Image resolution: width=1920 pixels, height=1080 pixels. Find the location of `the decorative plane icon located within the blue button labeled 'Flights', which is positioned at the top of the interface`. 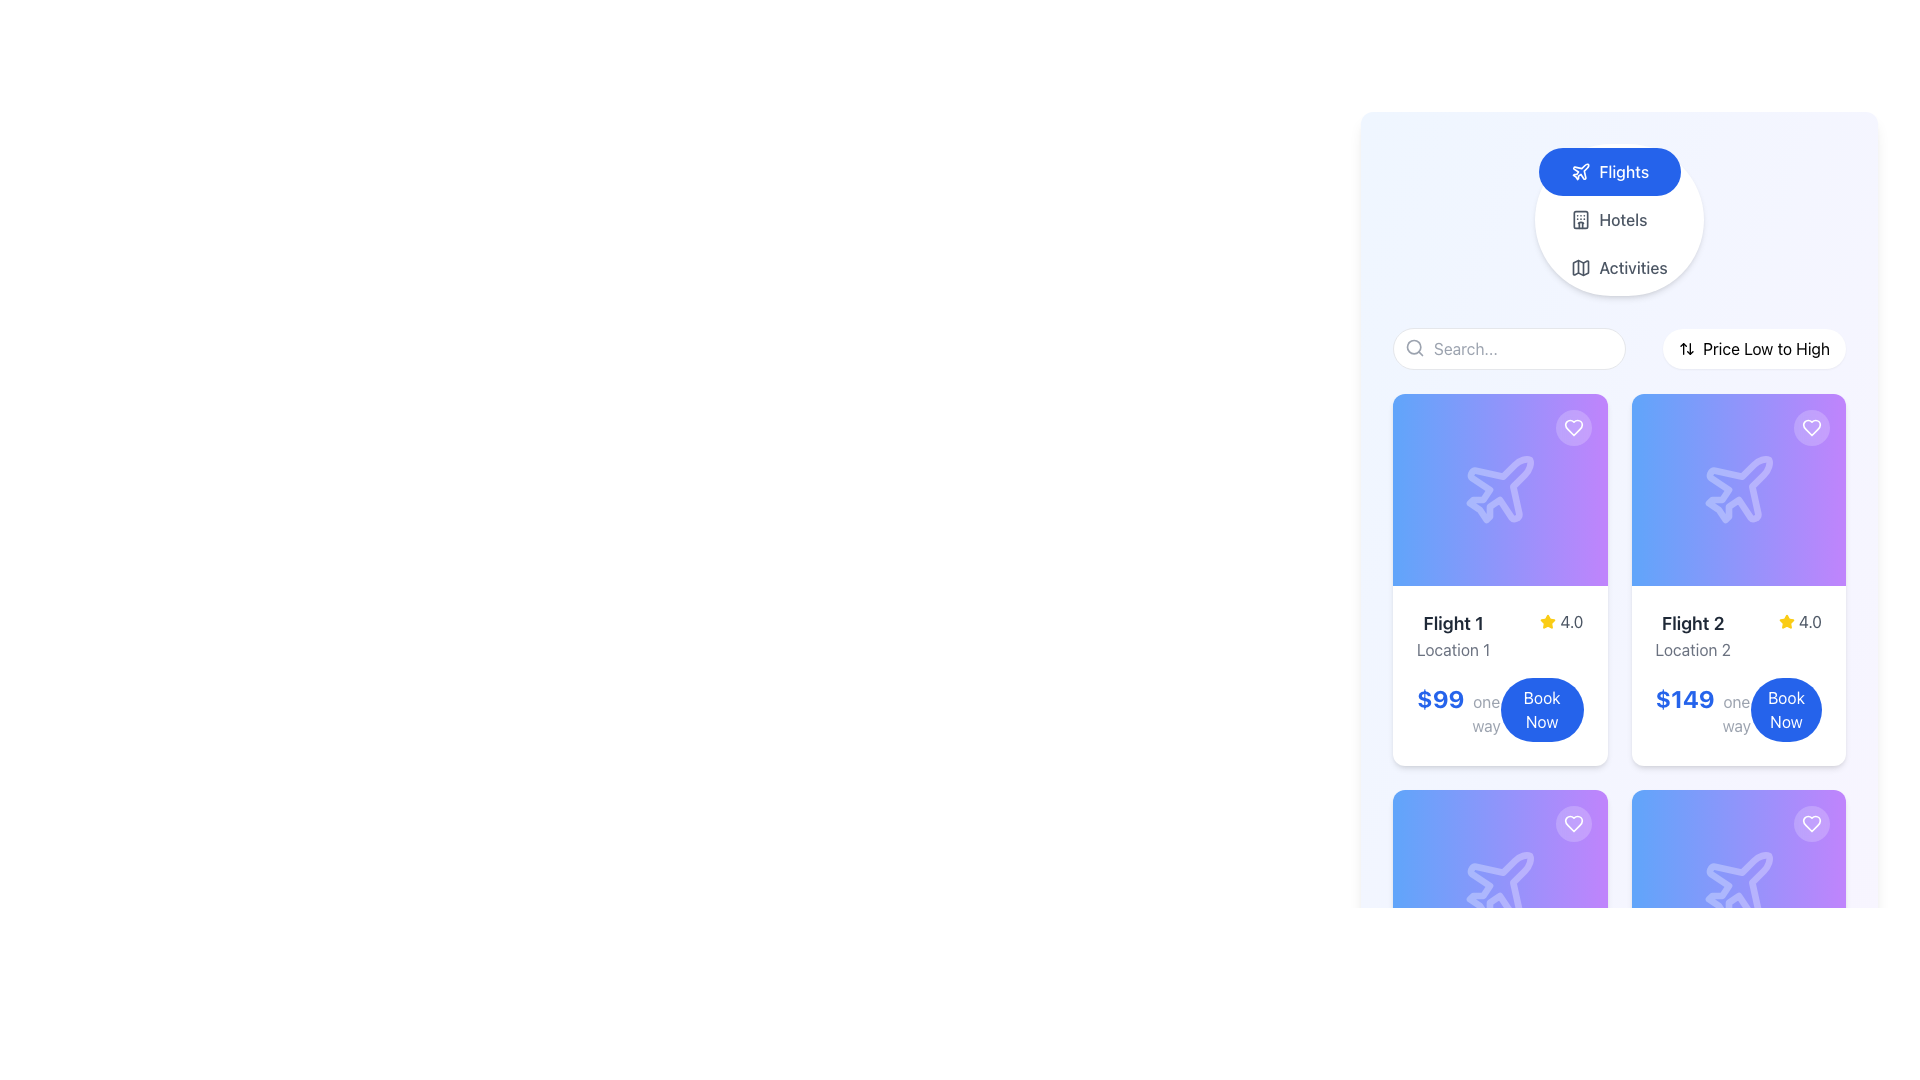

the decorative plane icon located within the blue button labeled 'Flights', which is positioned at the top of the interface is located at coordinates (1580, 171).